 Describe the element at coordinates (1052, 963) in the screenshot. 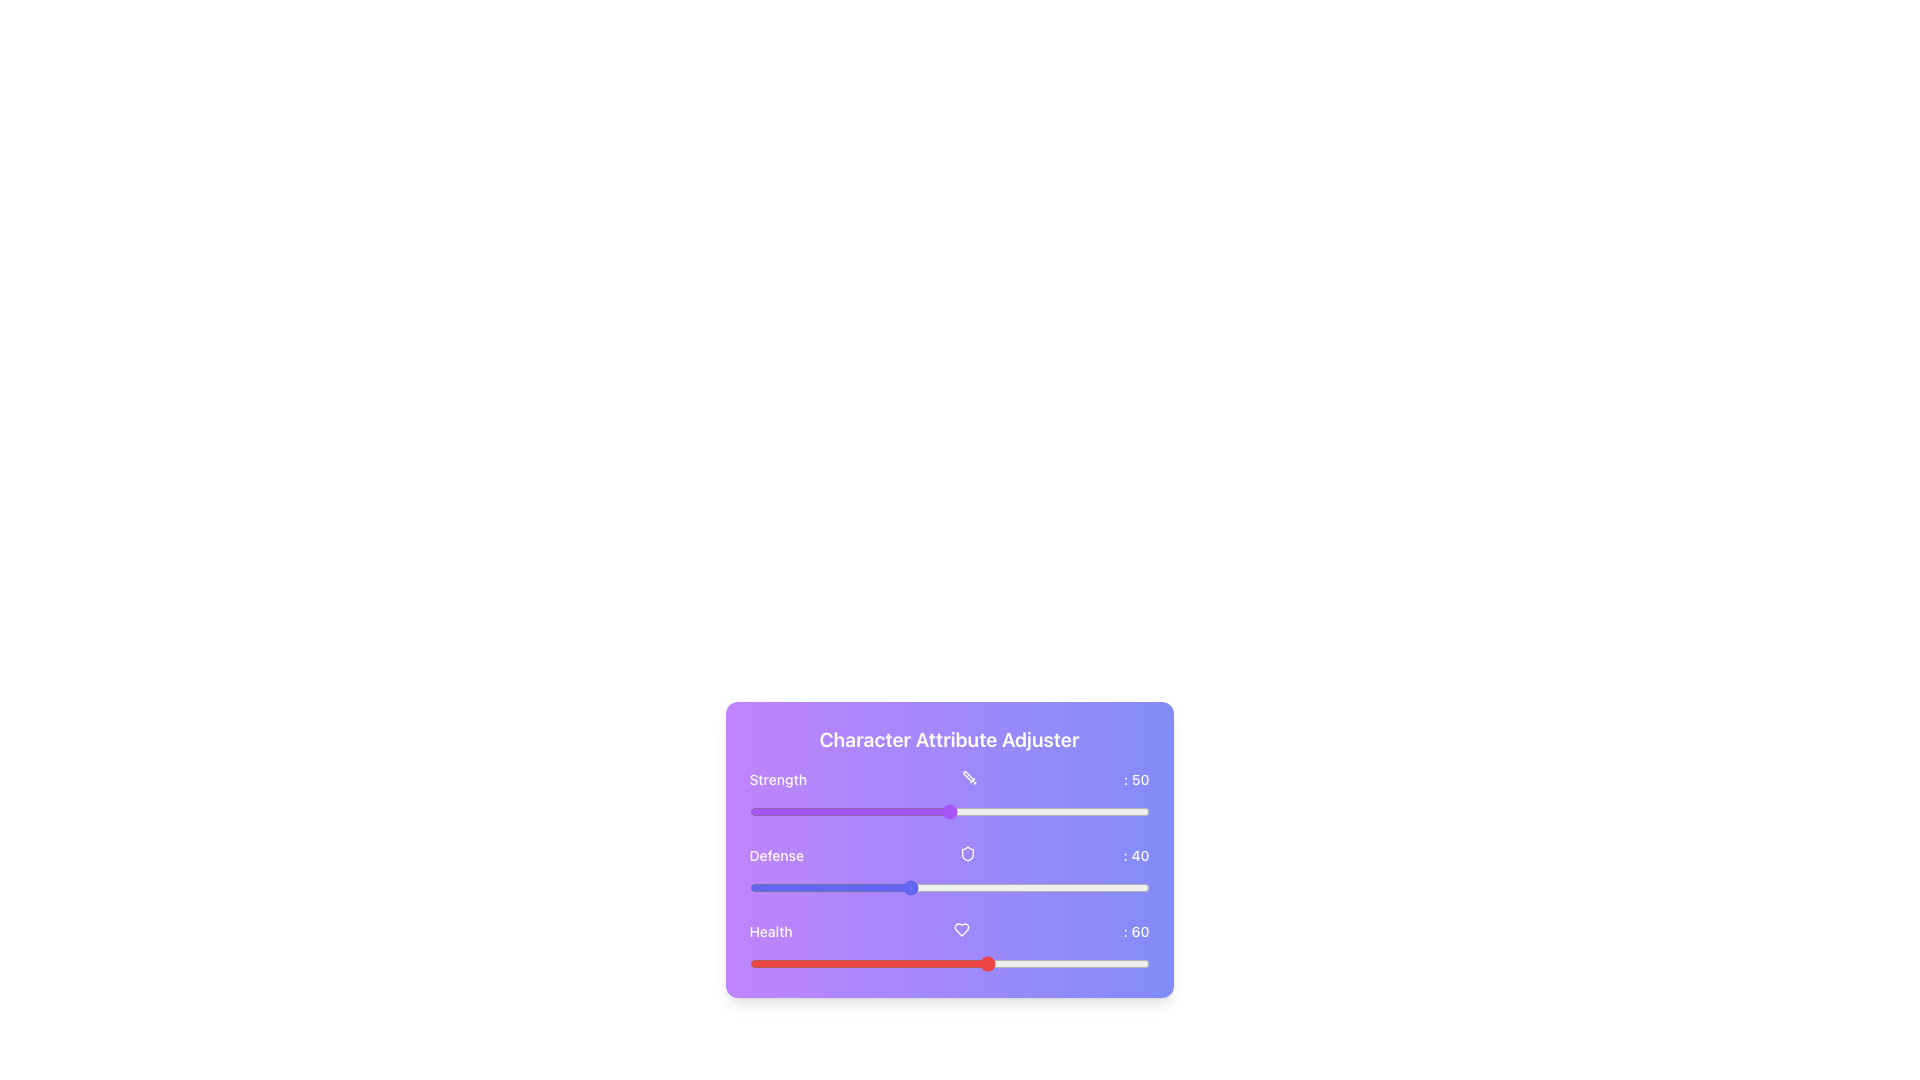

I see `health` at that location.